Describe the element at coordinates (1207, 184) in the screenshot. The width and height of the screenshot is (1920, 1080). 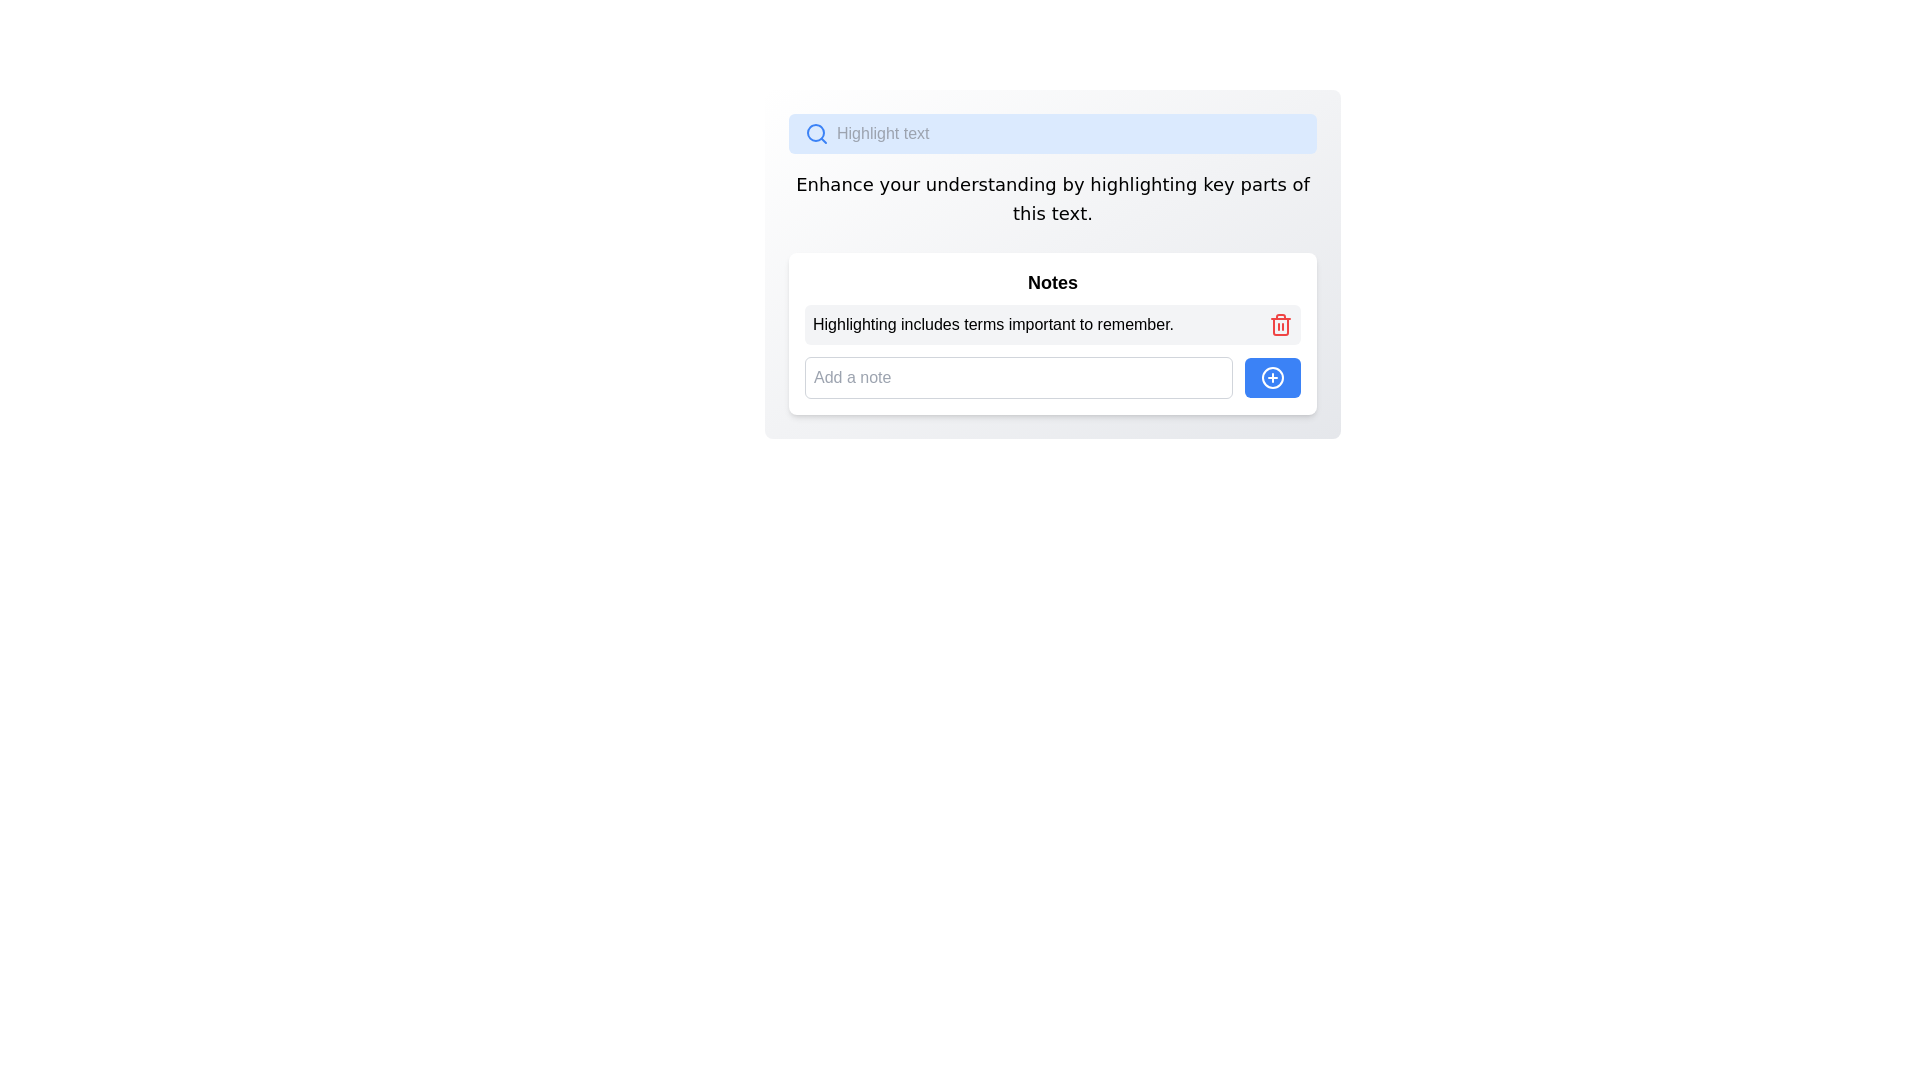
I see `the character 'k' in the word 'key' within the instructional text 'Enhance your understanding by highlighting key parts of this text.'` at that location.